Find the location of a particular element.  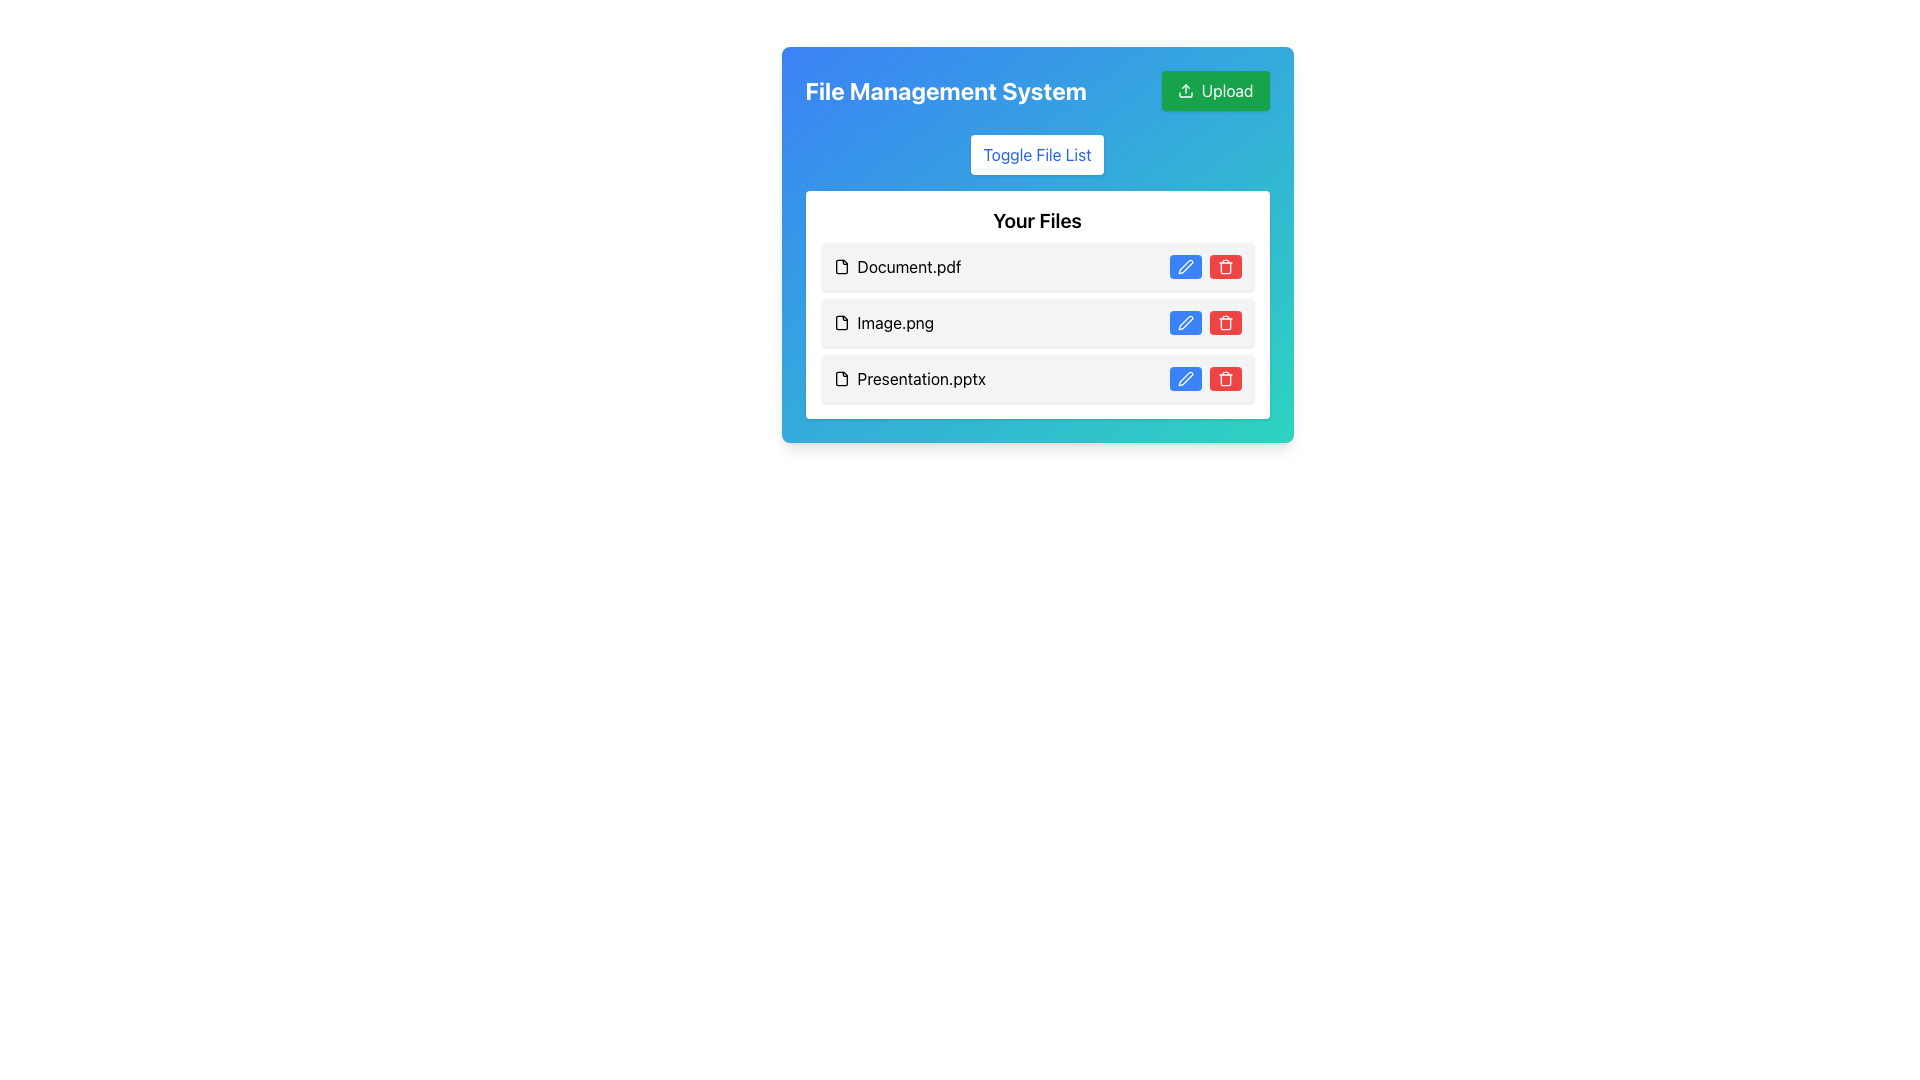

the file icon representing 'Document.pdf' is located at coordinates (841, 265).